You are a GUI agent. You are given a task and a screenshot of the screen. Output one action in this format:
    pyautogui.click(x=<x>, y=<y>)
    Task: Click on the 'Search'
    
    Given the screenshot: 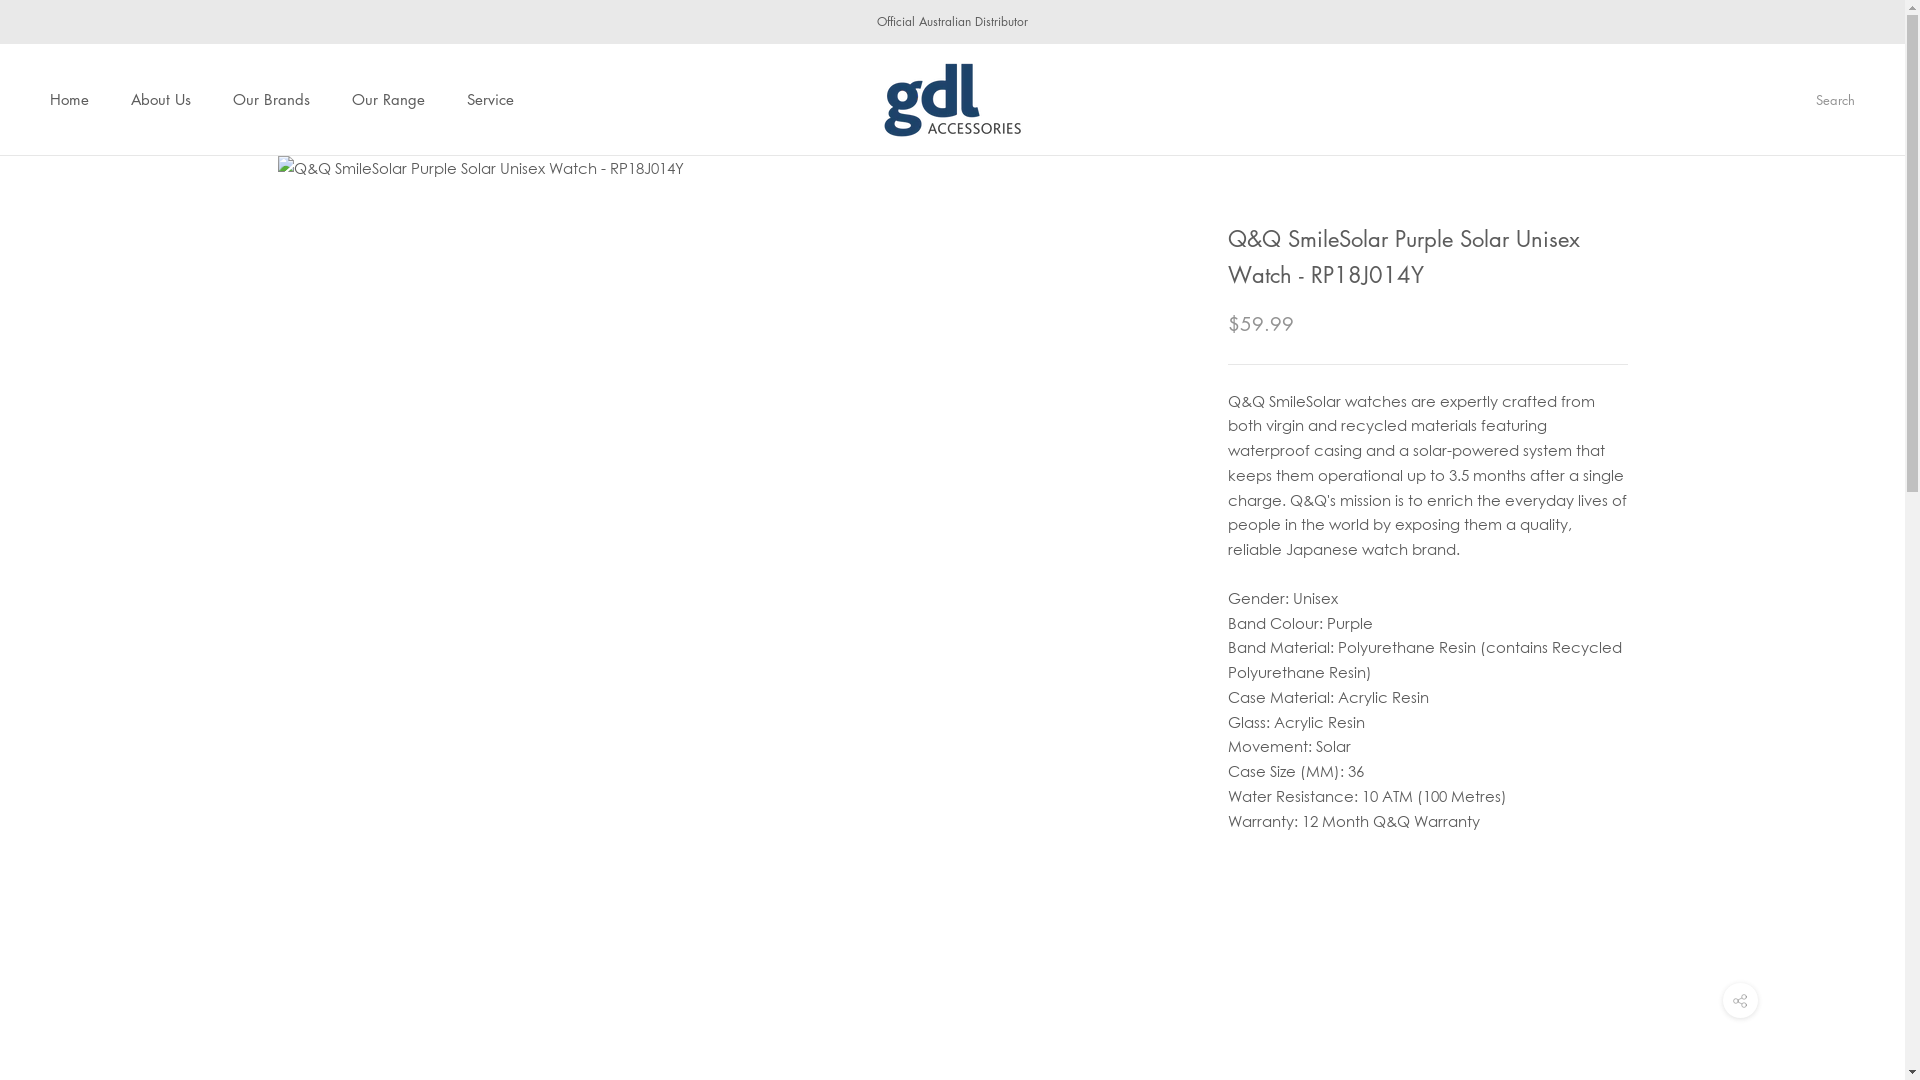 What is the action you would take?
    pyautogui.click(x=1835, y=99)
    